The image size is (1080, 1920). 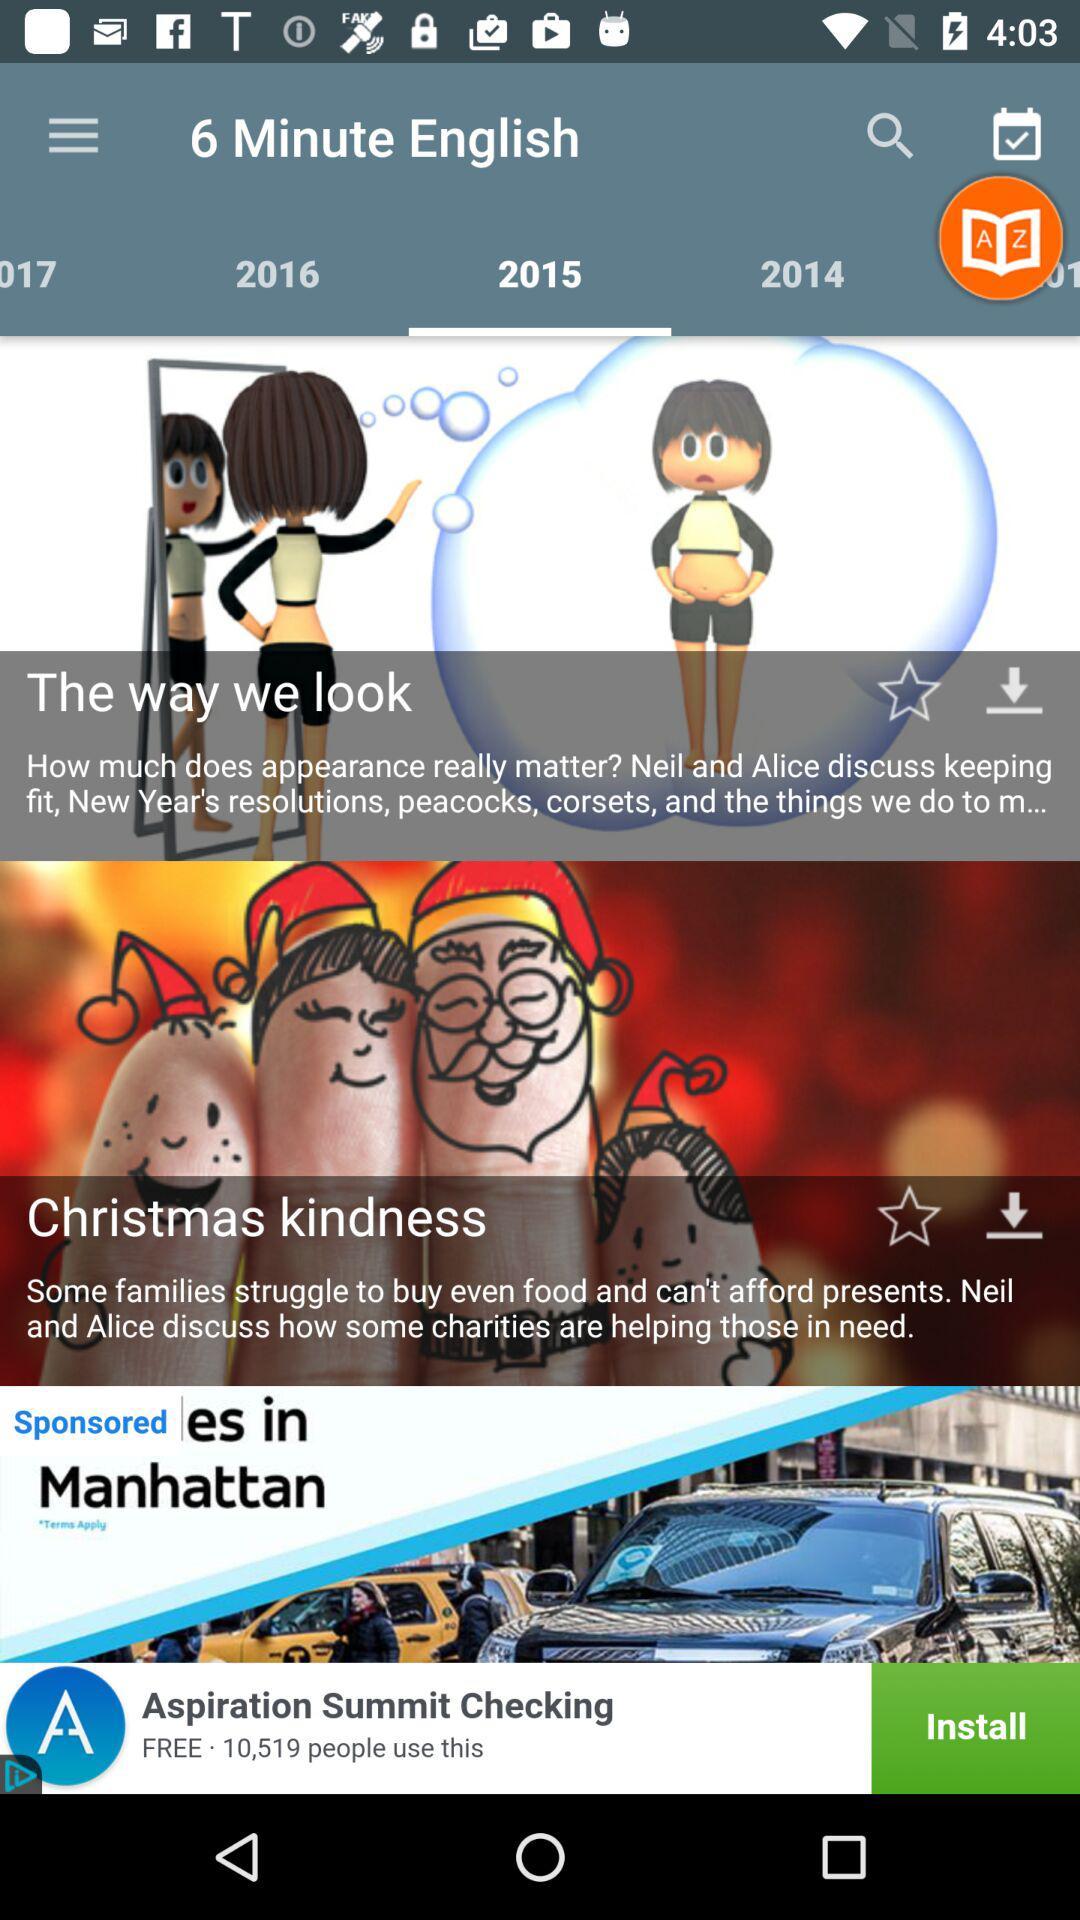 I want to click on visit sponsor 's page, so click(x=540, y=1523).